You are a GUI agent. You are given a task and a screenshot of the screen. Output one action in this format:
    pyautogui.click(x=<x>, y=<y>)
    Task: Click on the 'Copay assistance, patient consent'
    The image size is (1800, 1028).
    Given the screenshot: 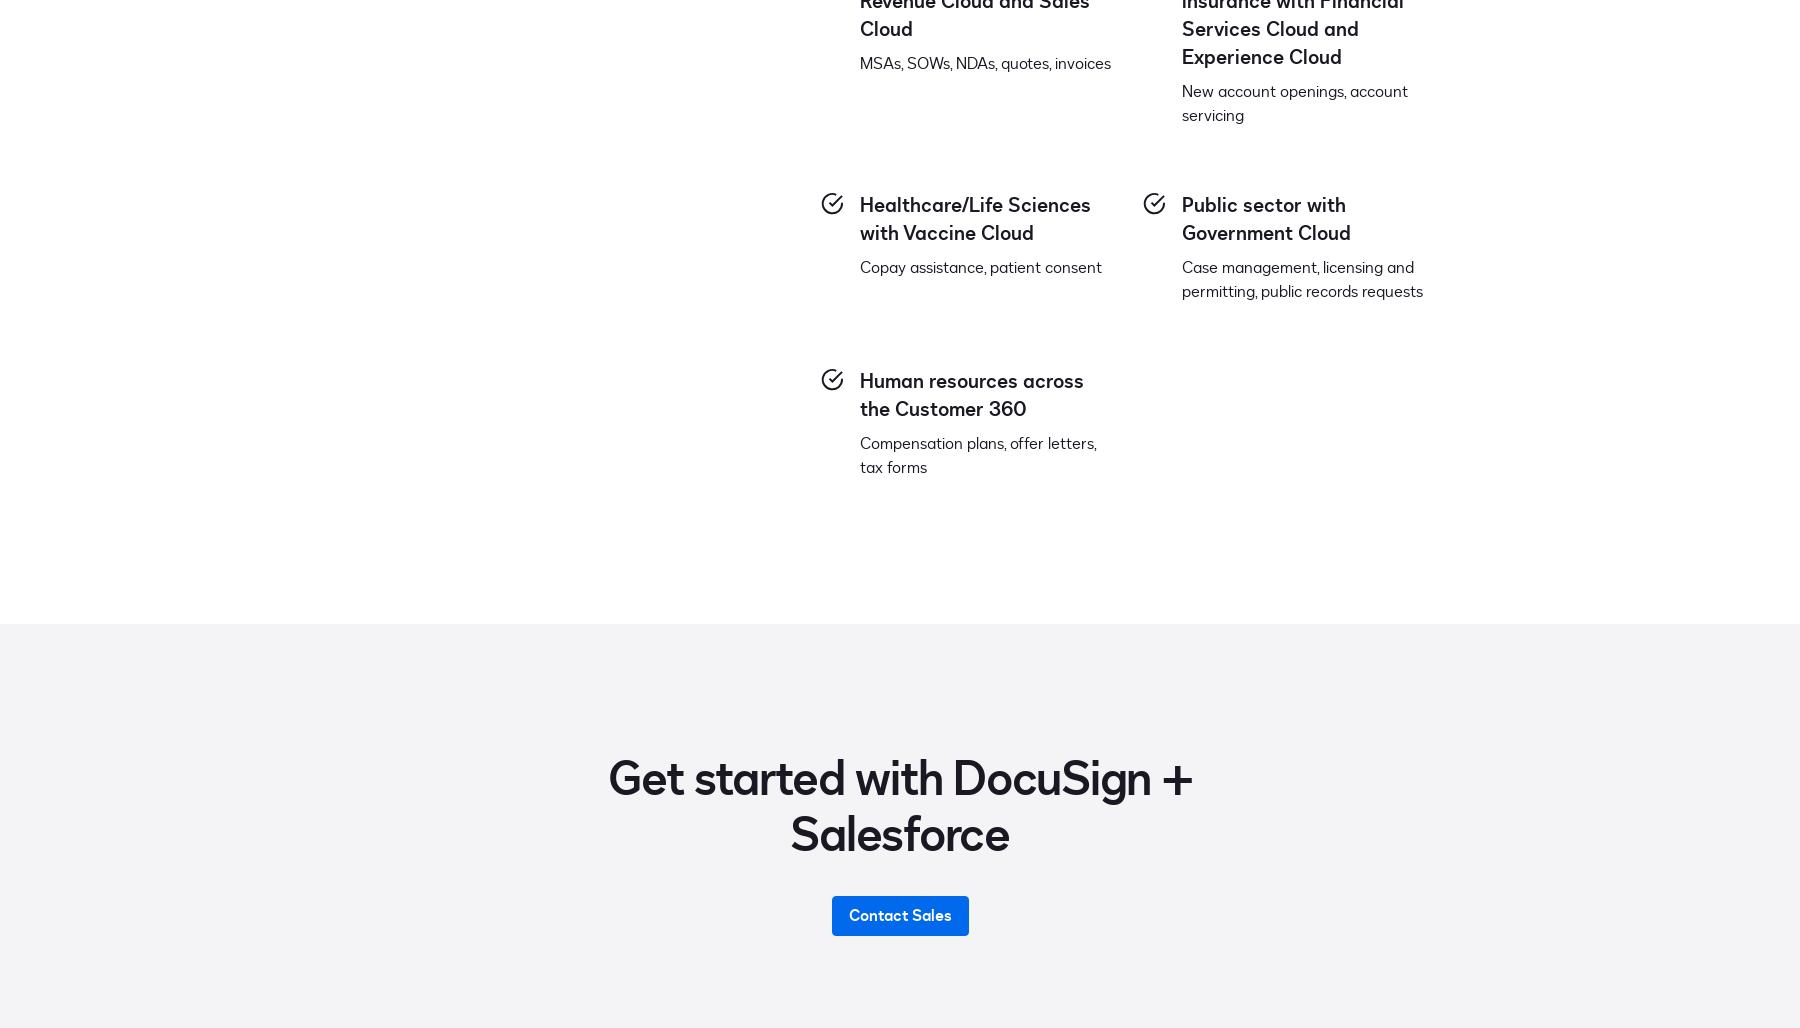 What is the action you would take?
    pyautogui.click(x=980, y=266)
    